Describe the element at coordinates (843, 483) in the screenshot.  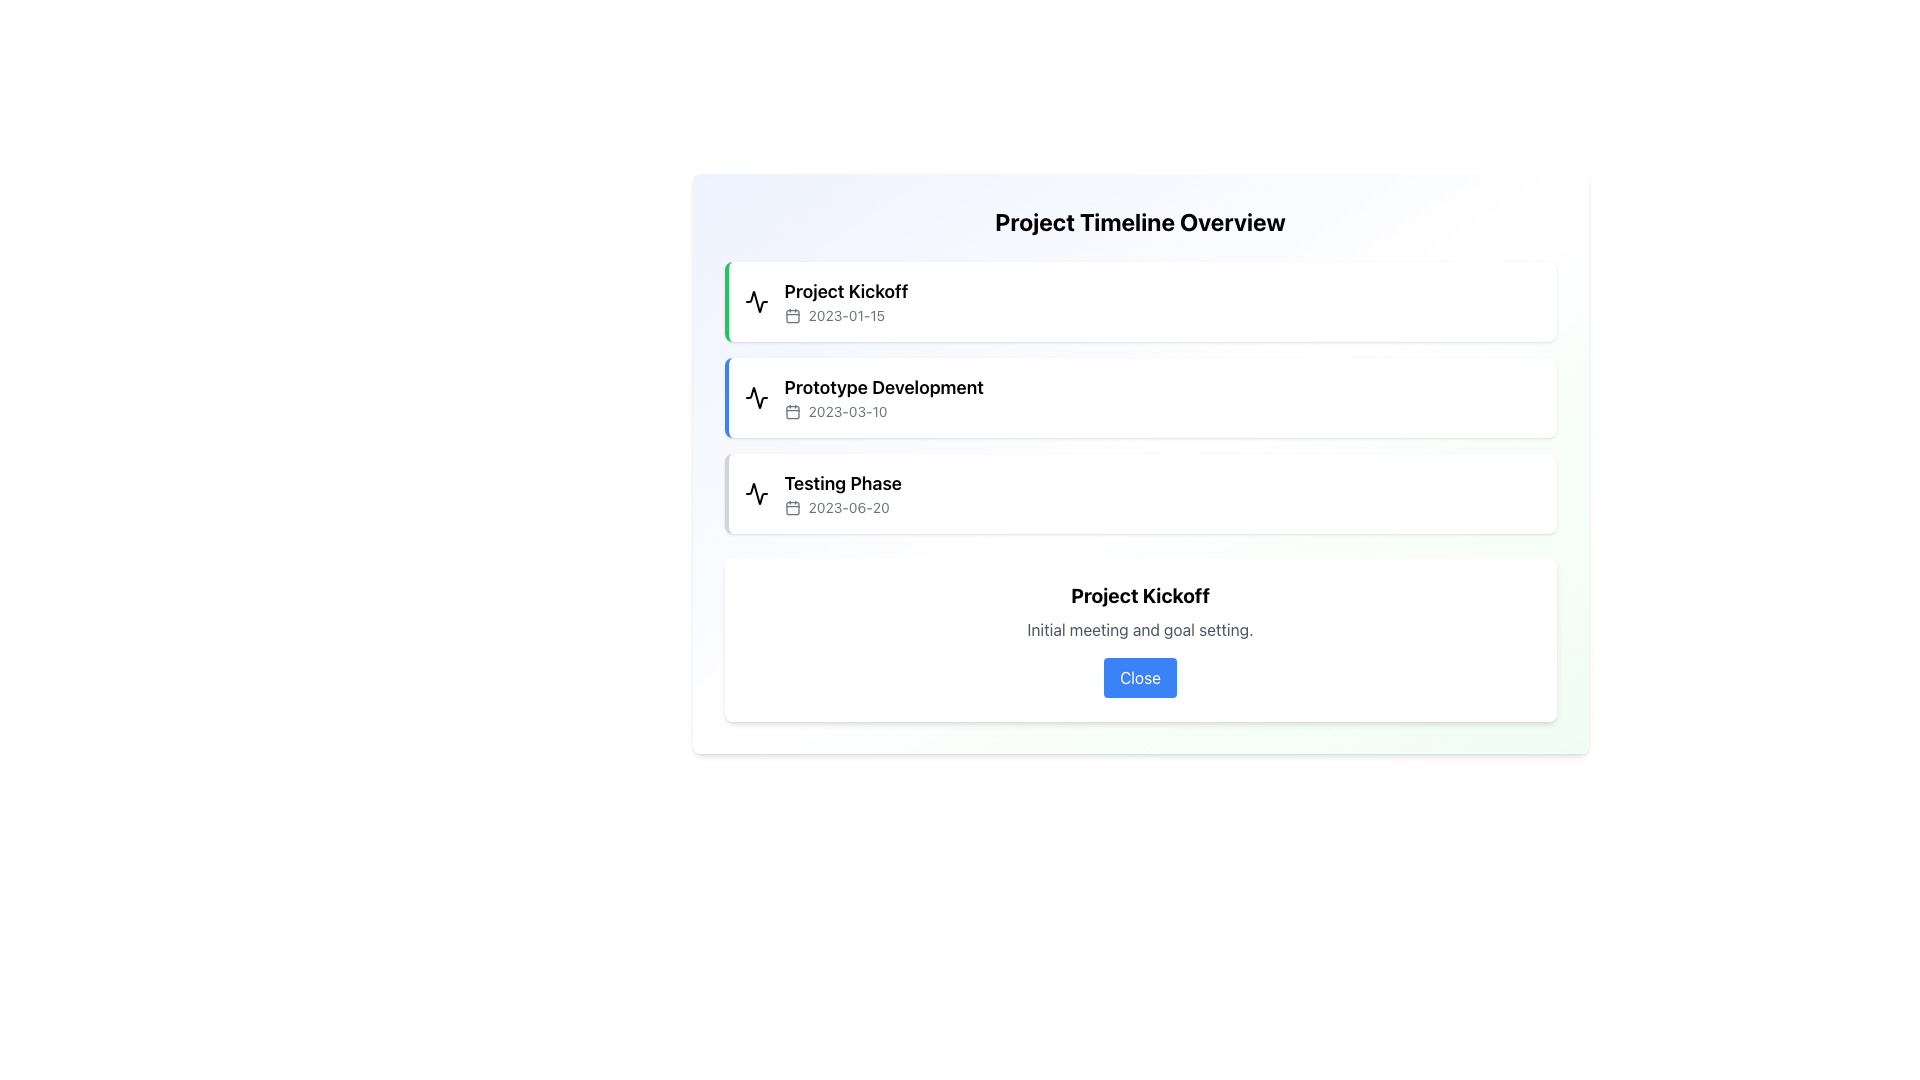
I see `the 'Testing Phase' text label, which is a bold and larger font title indicating the current phase of the project, positioned within the Project Timeline Overview section` at that location.